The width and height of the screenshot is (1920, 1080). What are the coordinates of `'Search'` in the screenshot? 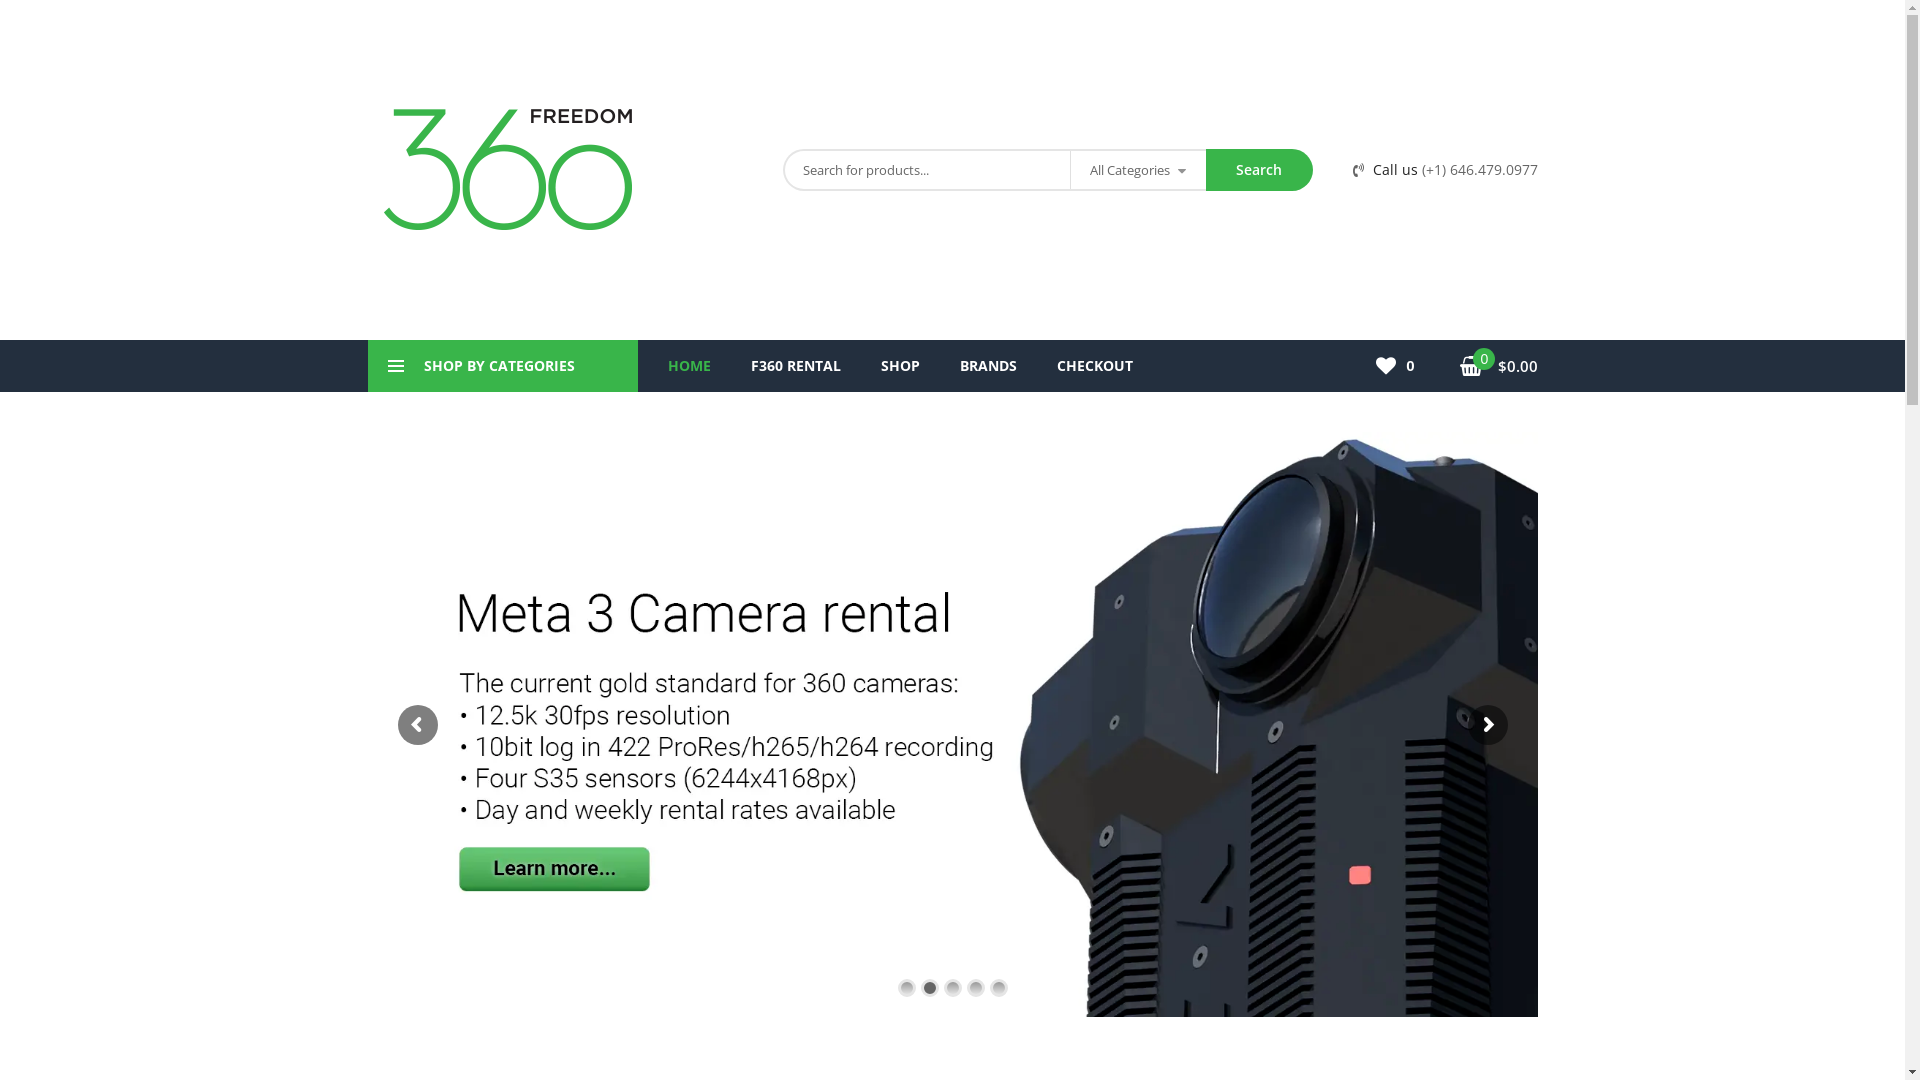 It's located at (1258, 168).